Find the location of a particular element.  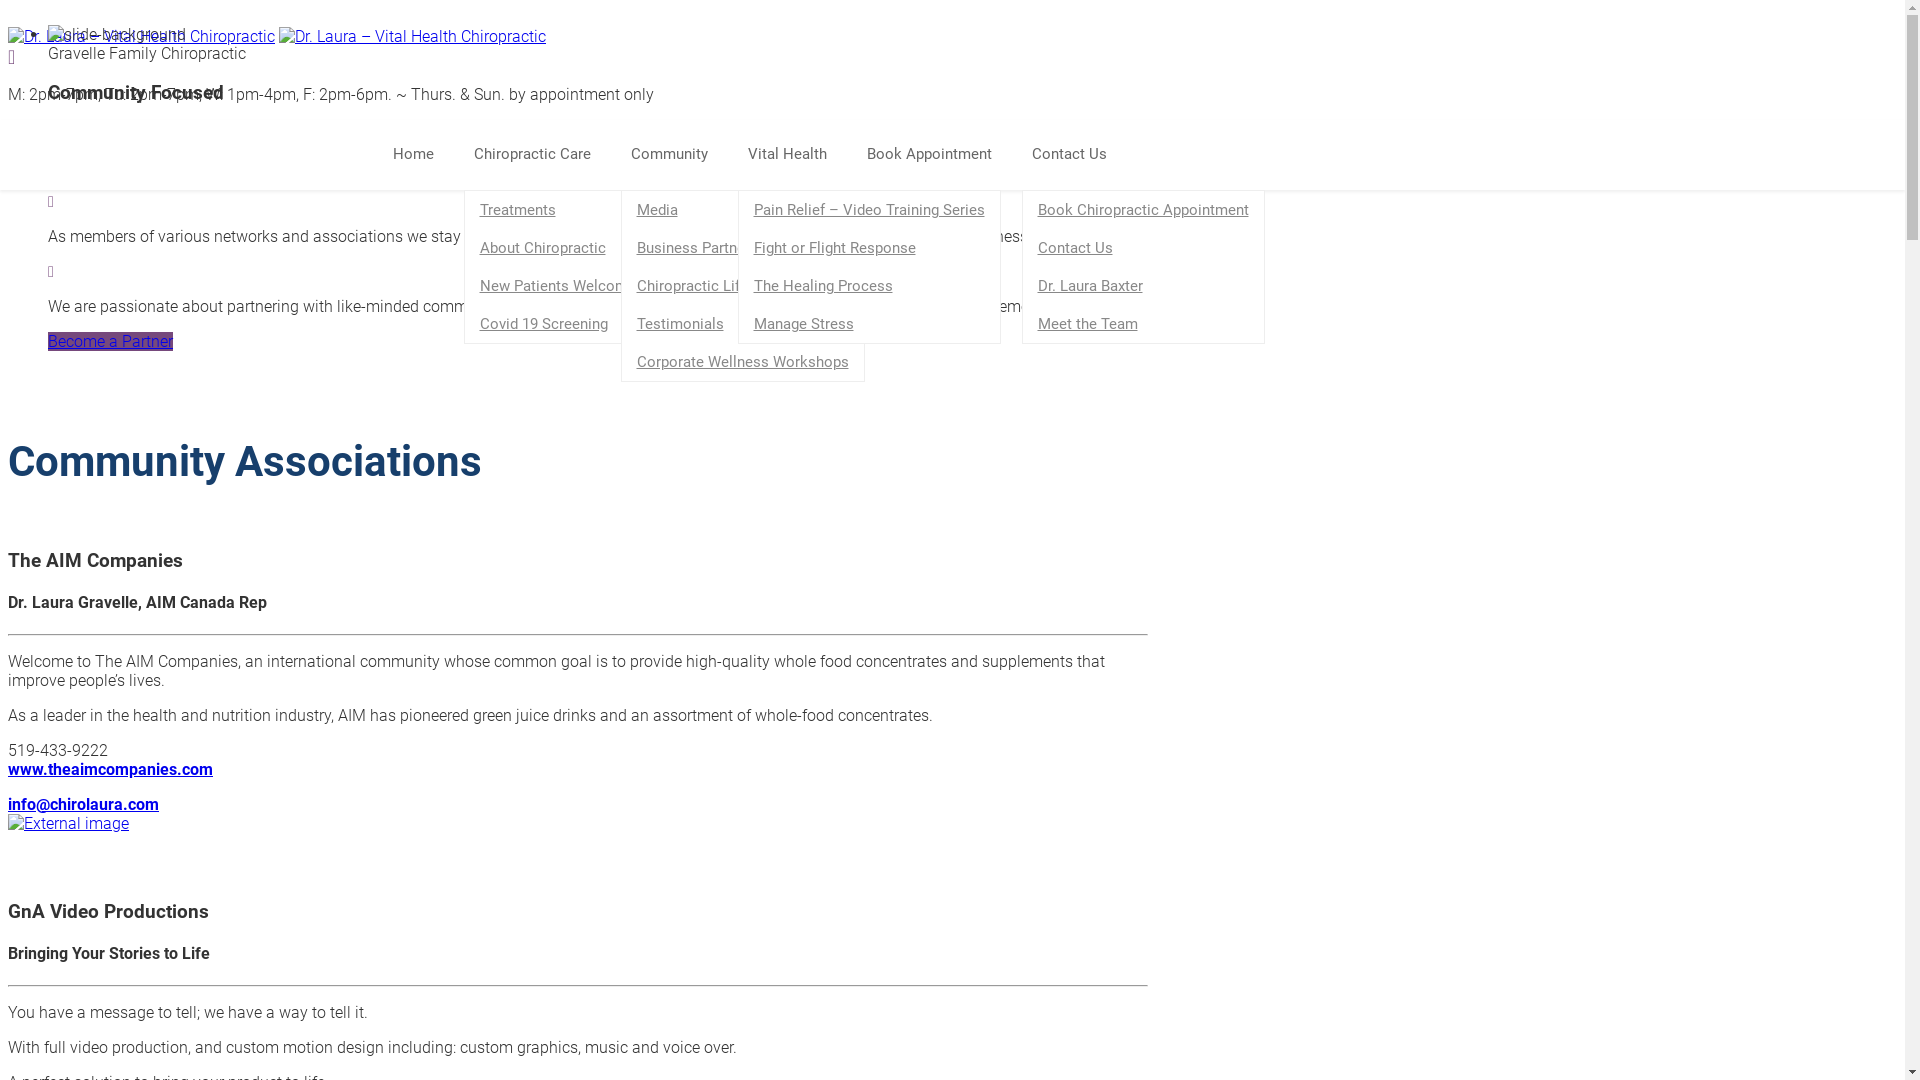

'Testimonials' is located at coordinates (742, 323).